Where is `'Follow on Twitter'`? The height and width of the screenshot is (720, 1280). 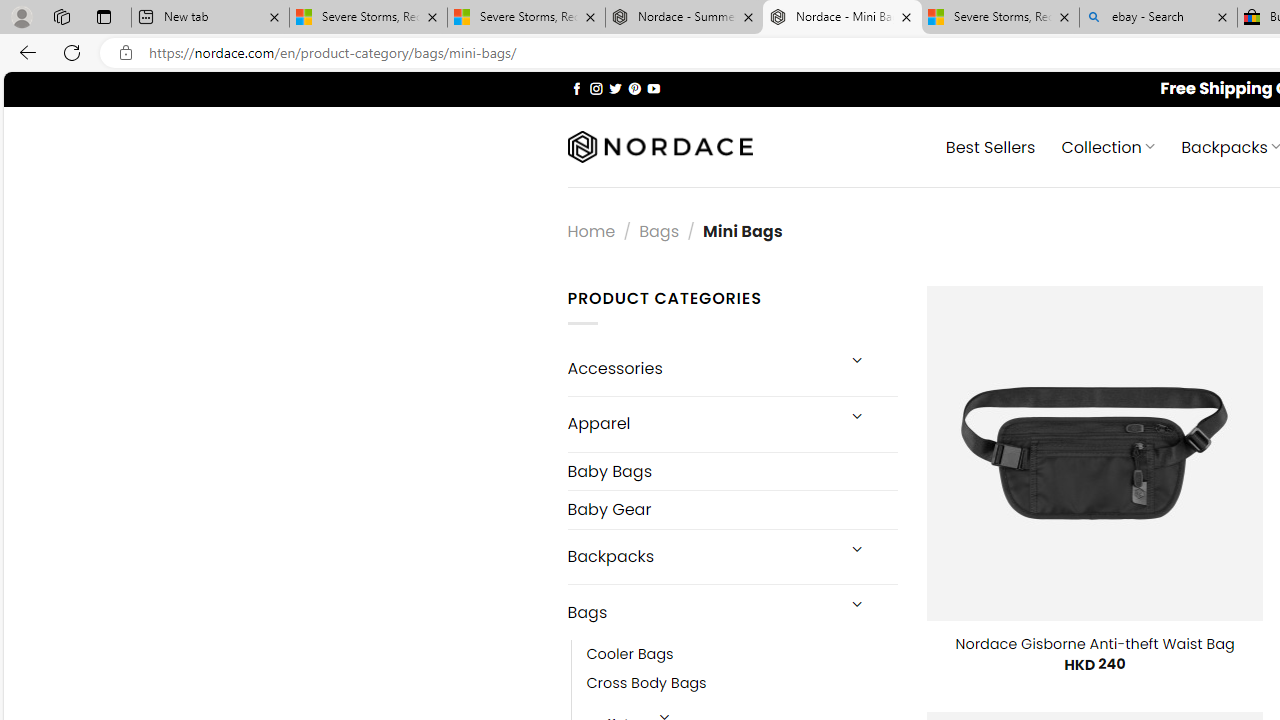 'Follow on Twitter' is located at coordinates (614, 87).